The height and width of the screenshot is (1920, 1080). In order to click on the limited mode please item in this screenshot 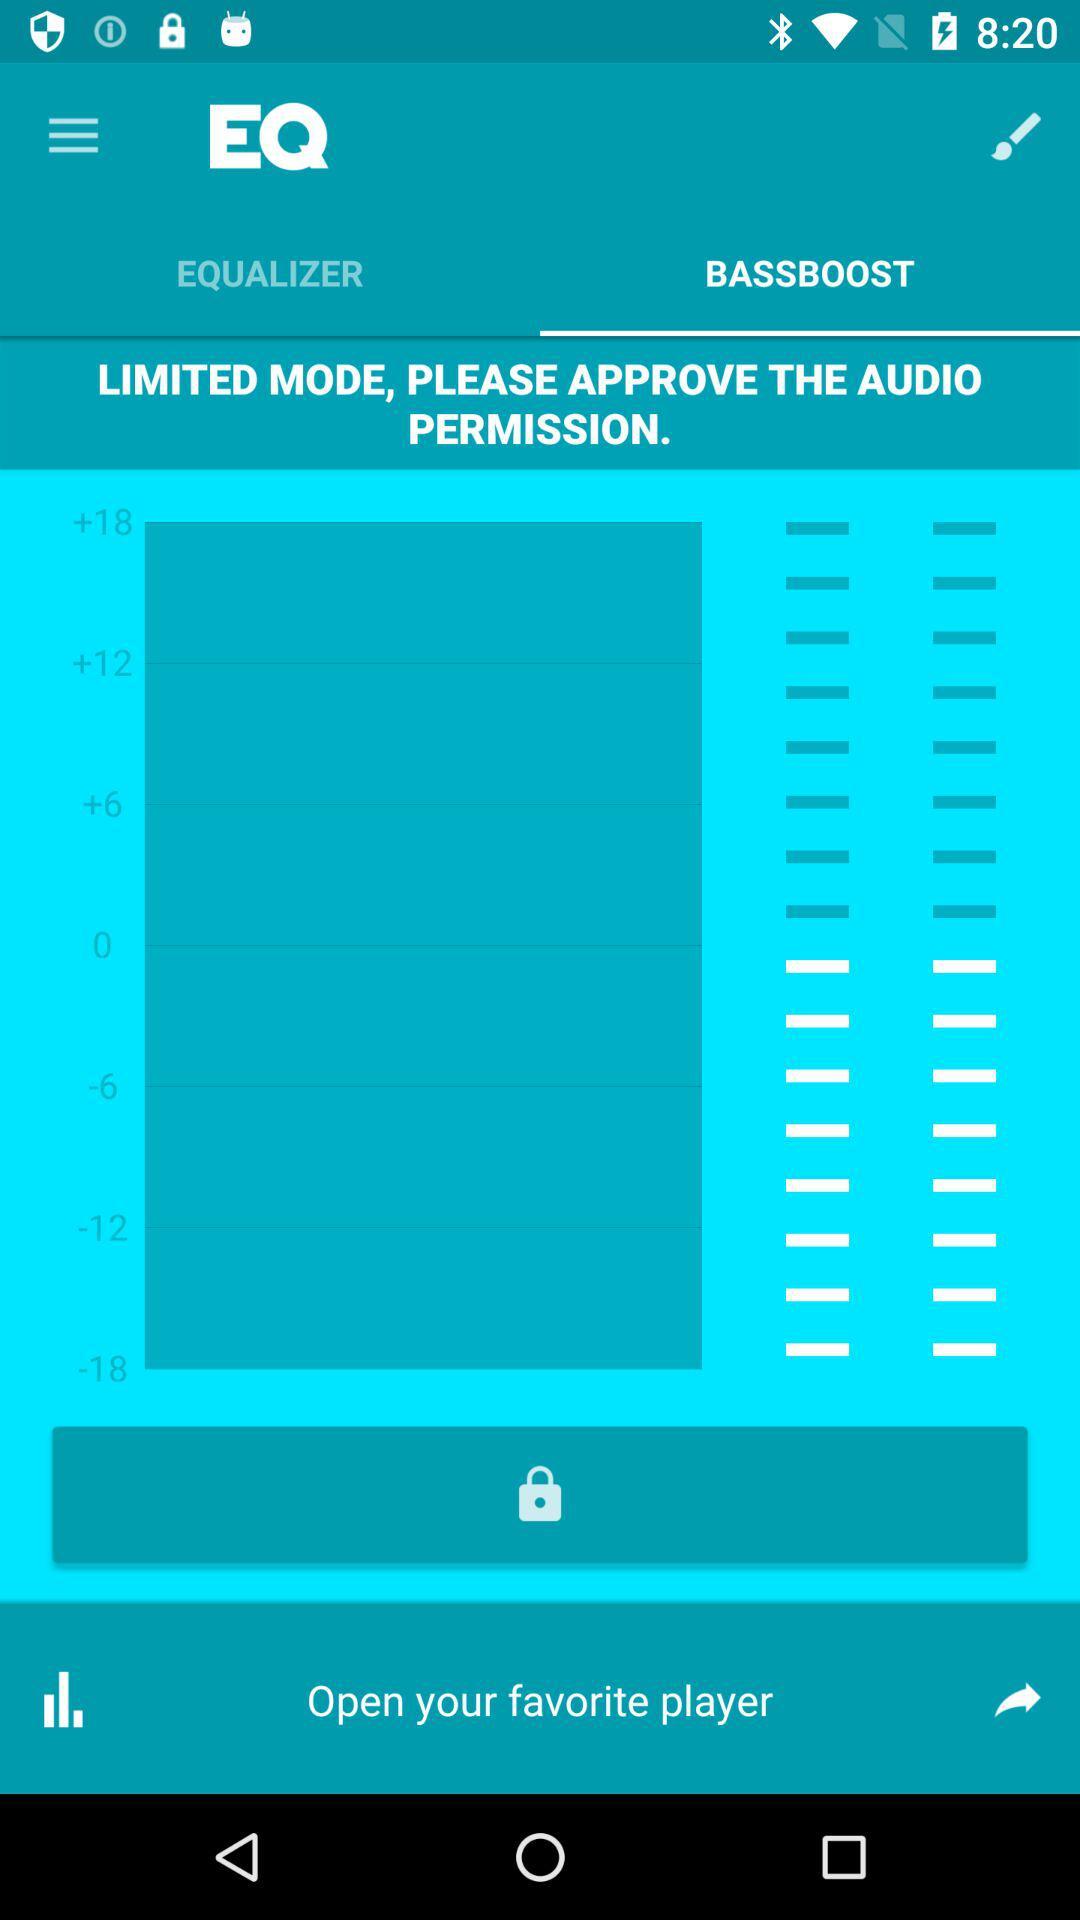, I will do `click(540, 401)`.